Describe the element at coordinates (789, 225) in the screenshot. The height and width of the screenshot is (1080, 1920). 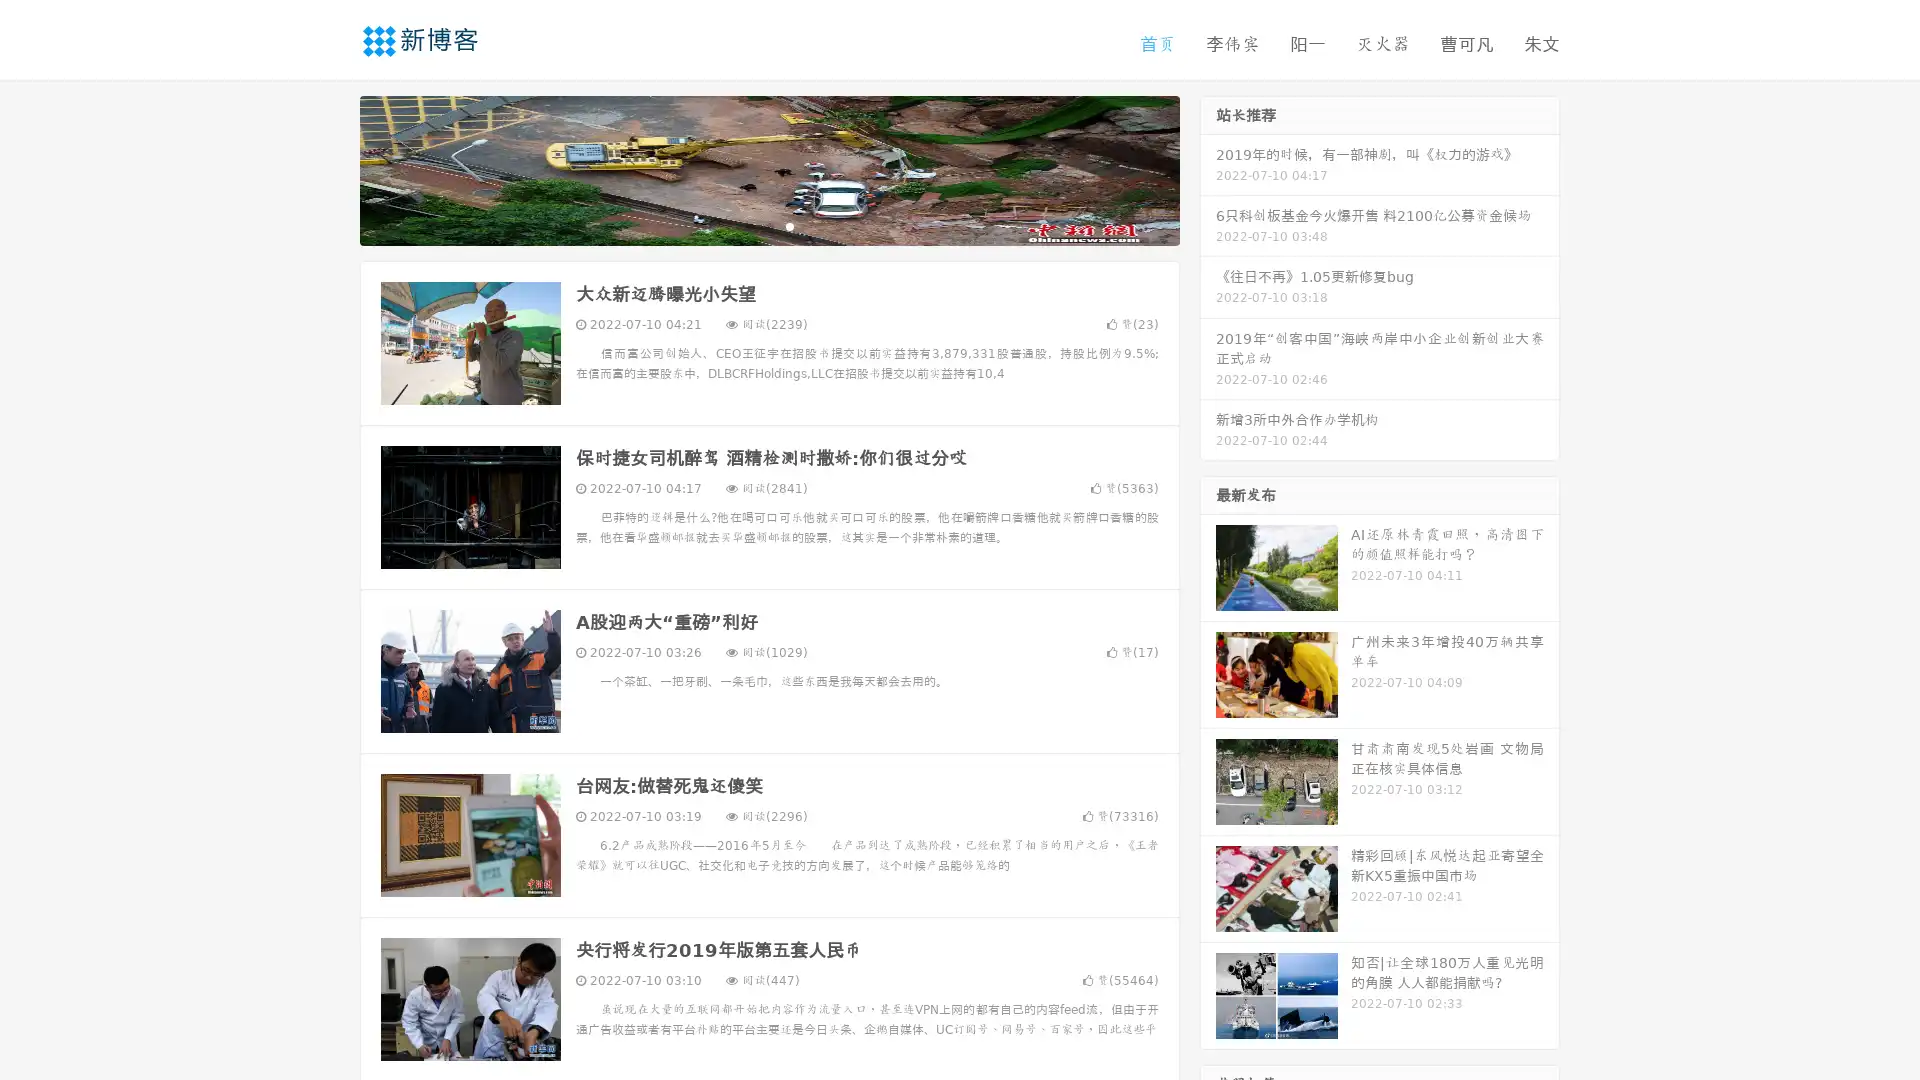
I see `Go to slide 3` at that location.